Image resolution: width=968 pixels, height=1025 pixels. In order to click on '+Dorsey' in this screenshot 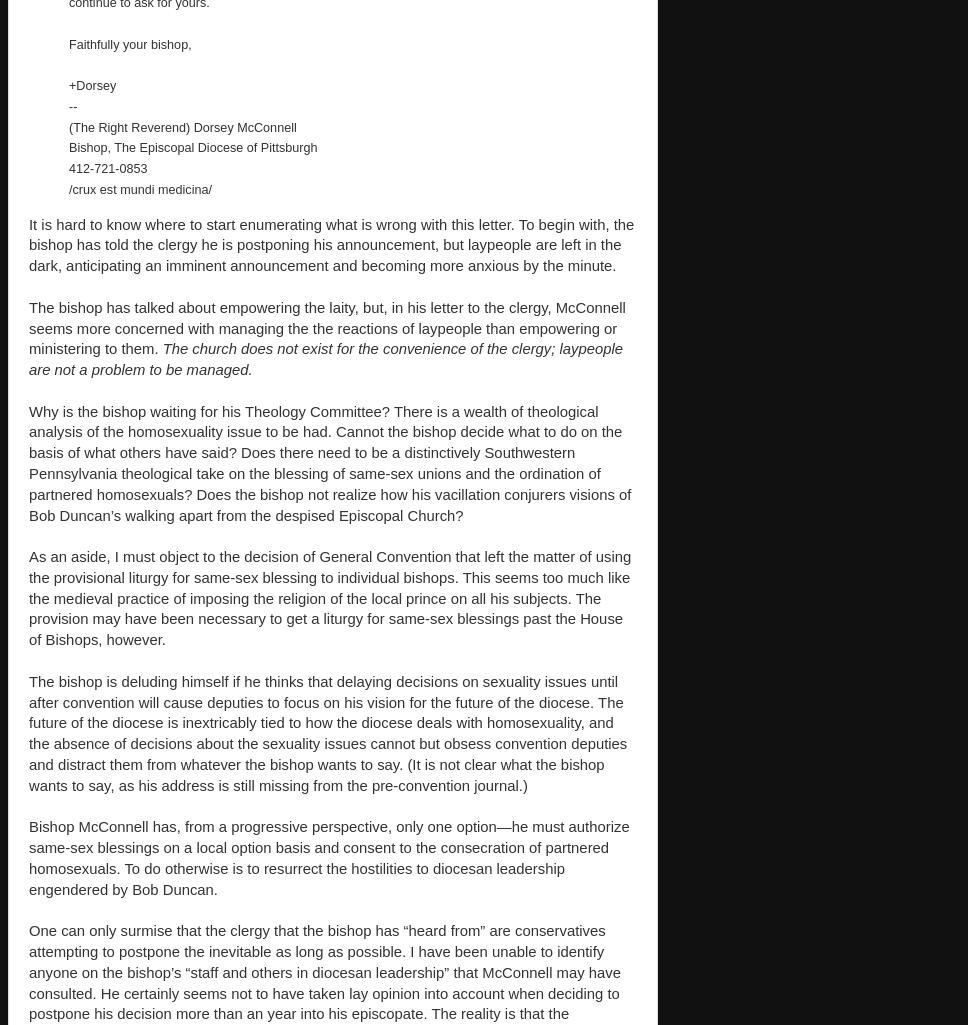, I will do `click(92, 84)`.